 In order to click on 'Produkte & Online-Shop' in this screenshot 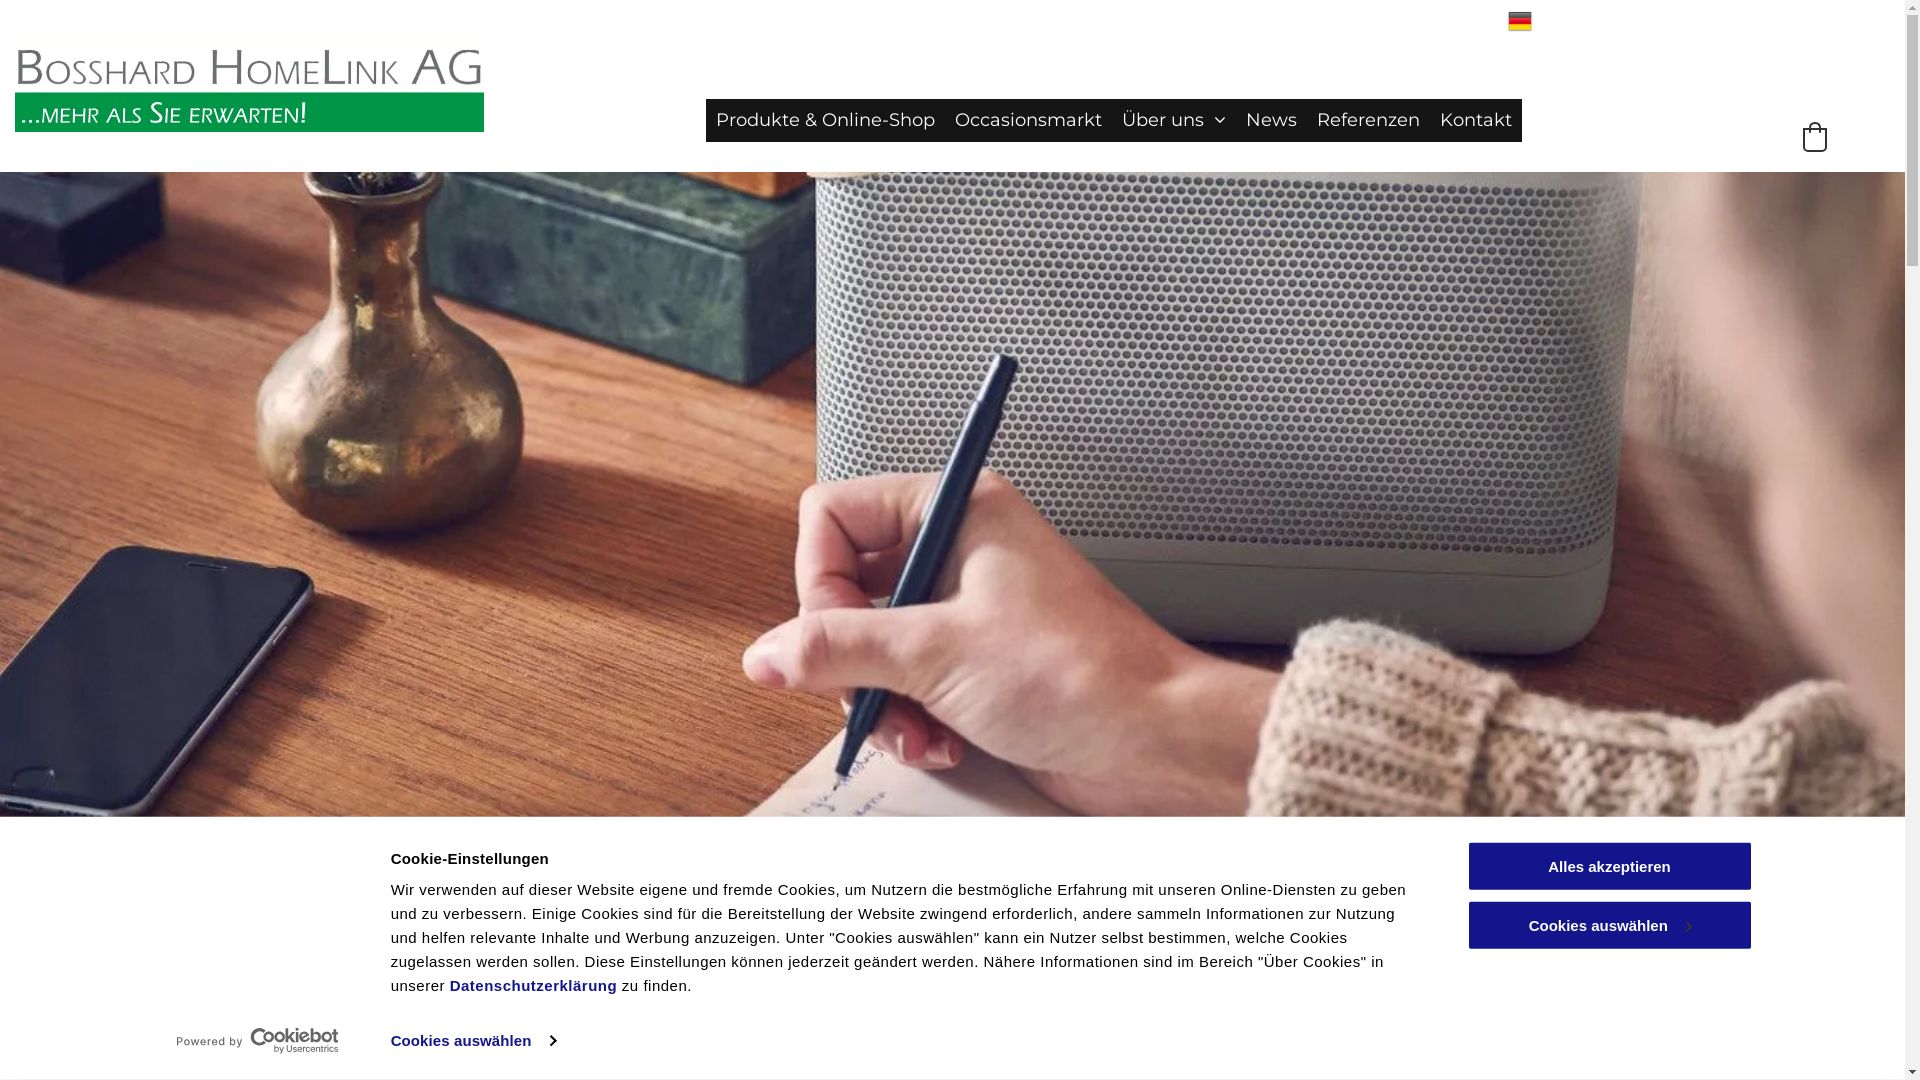, I will do `click(825, 120)`.